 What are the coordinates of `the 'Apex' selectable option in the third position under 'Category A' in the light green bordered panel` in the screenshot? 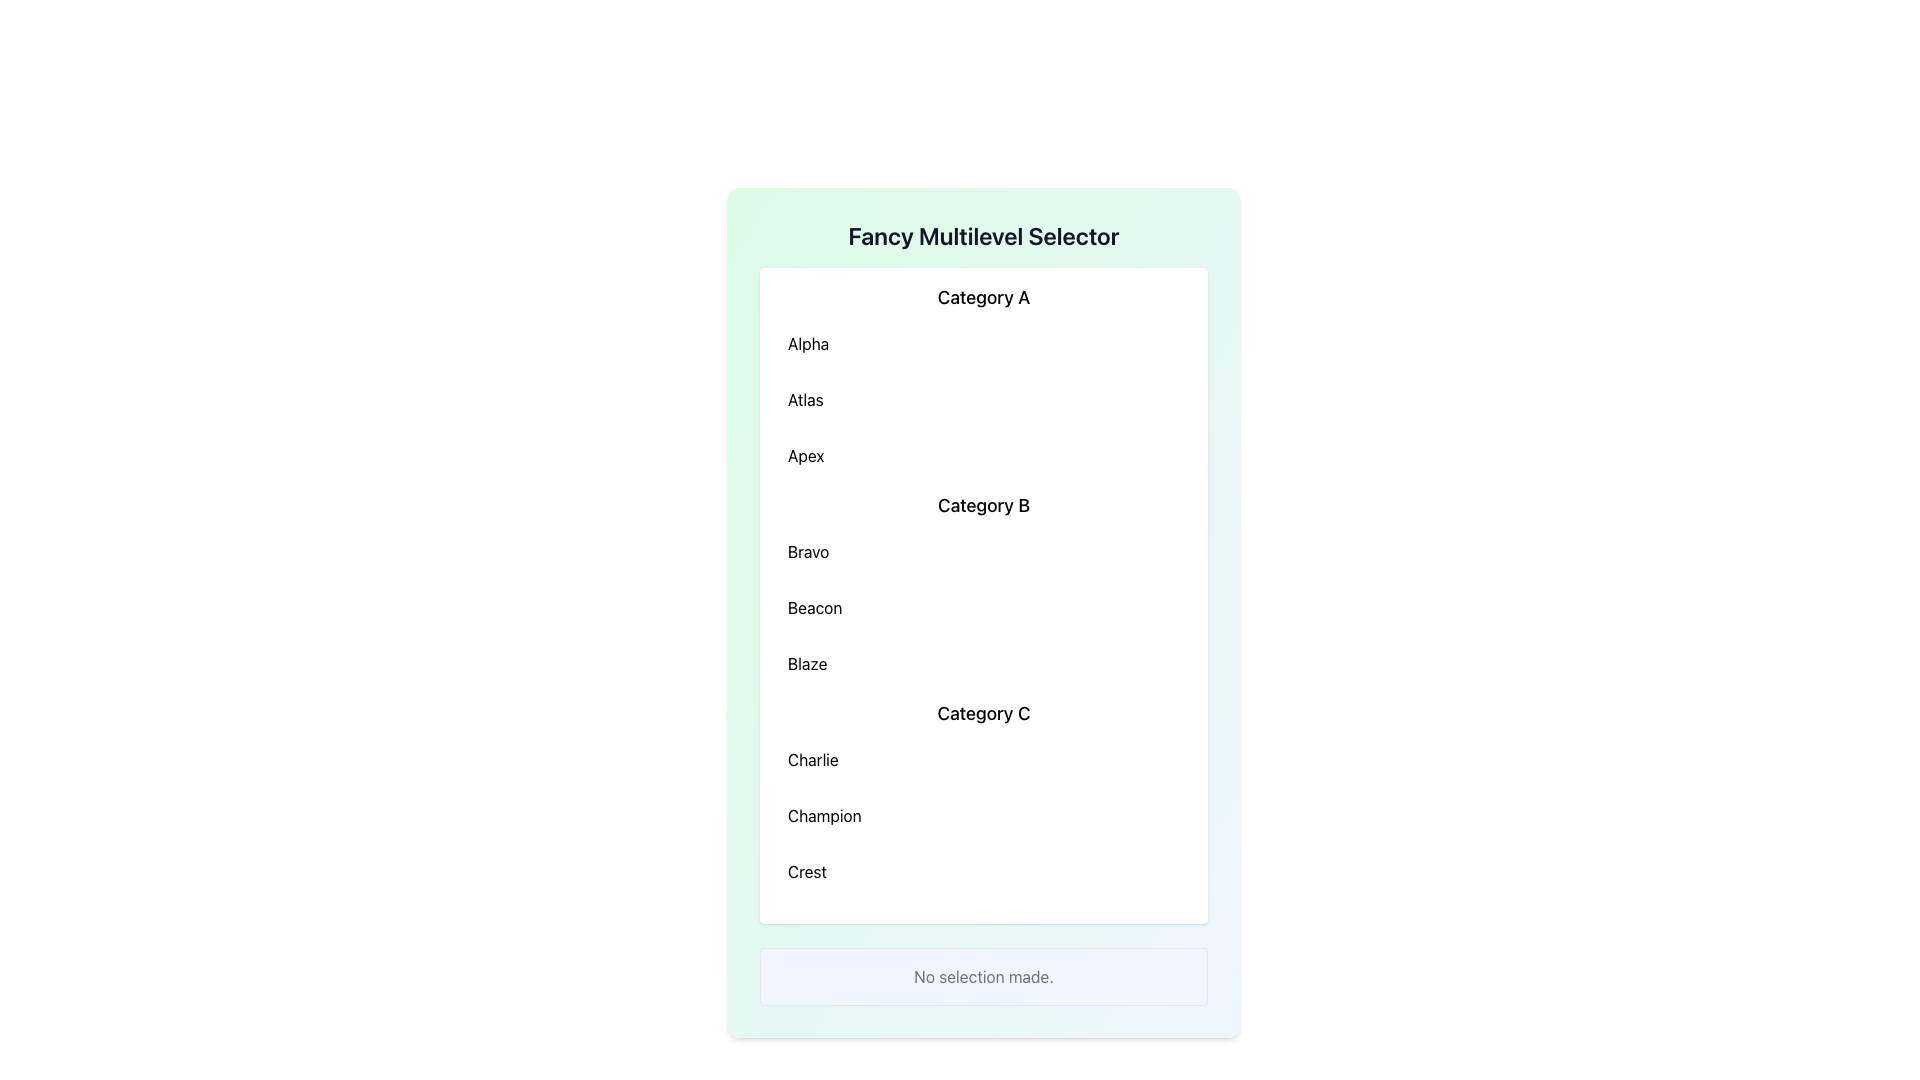 It's located at (806, 455).